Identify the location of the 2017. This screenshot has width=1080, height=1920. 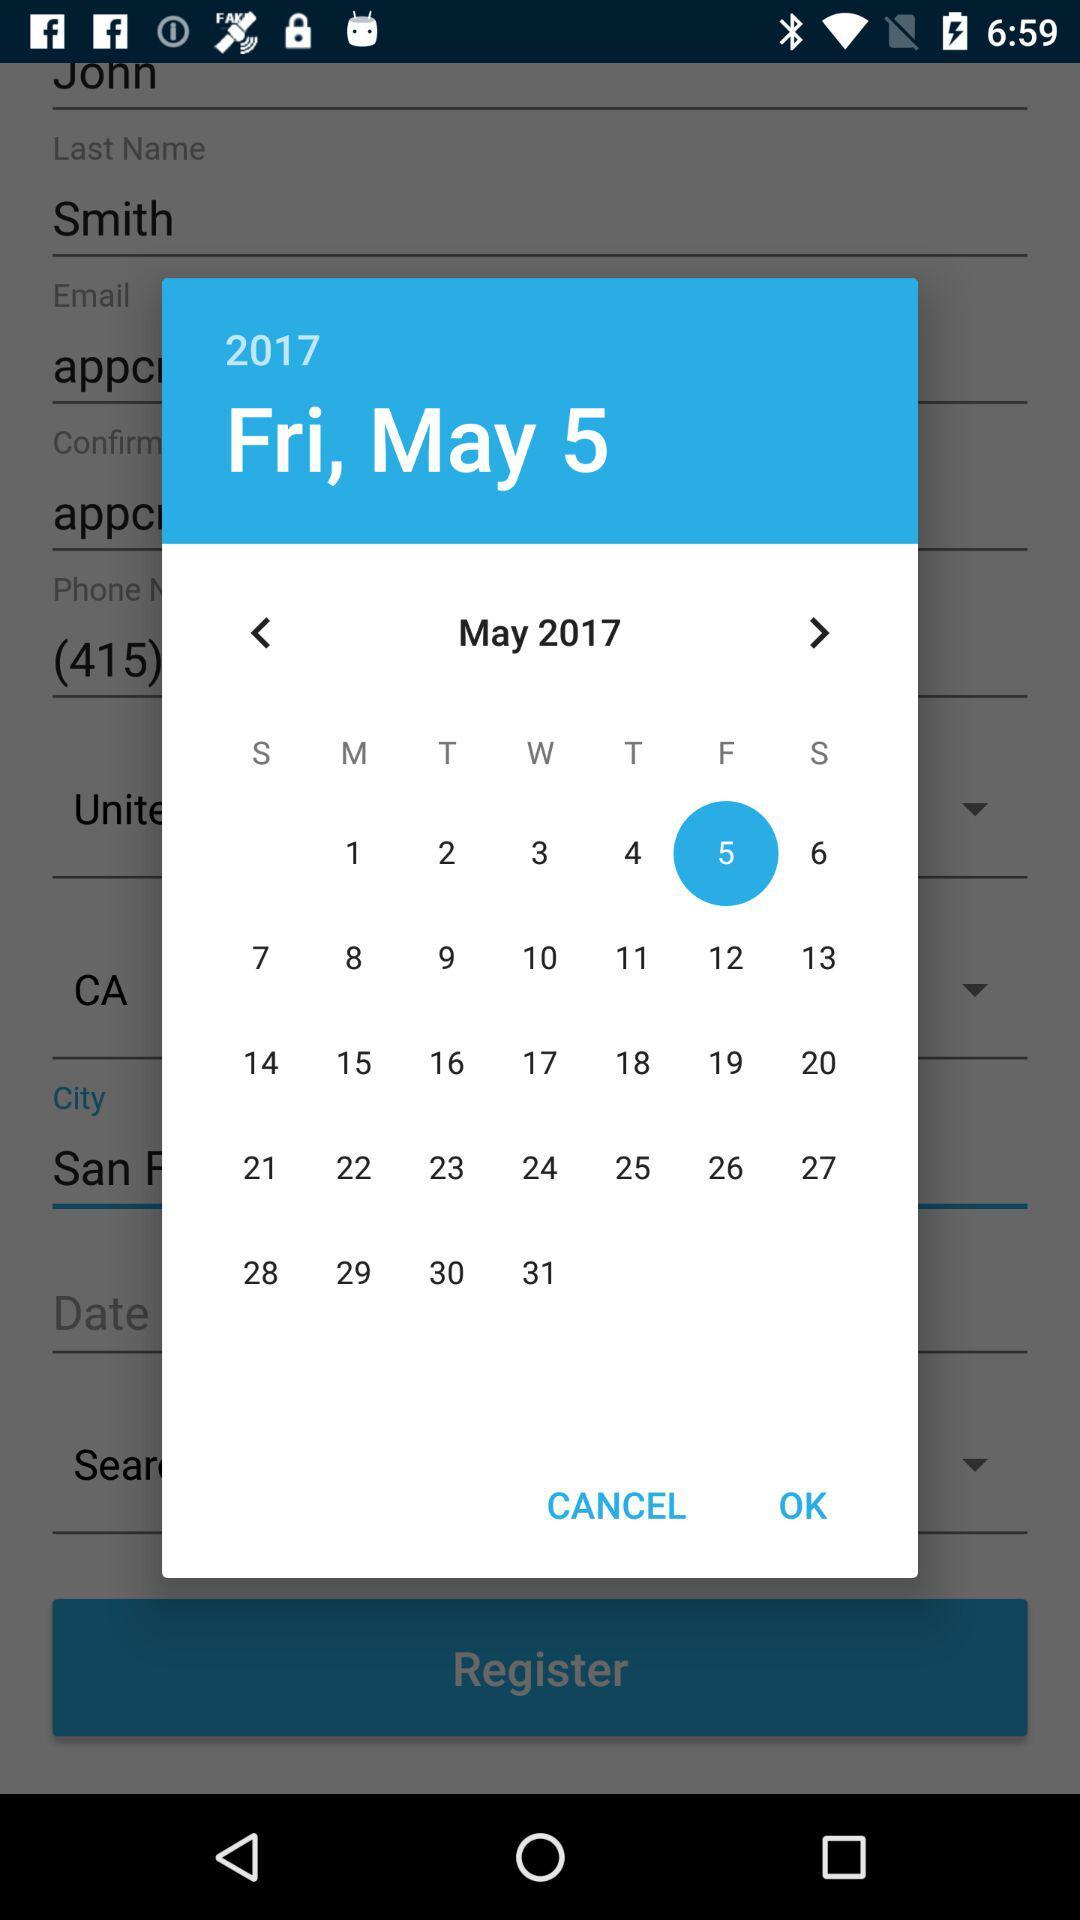
(540, 327).